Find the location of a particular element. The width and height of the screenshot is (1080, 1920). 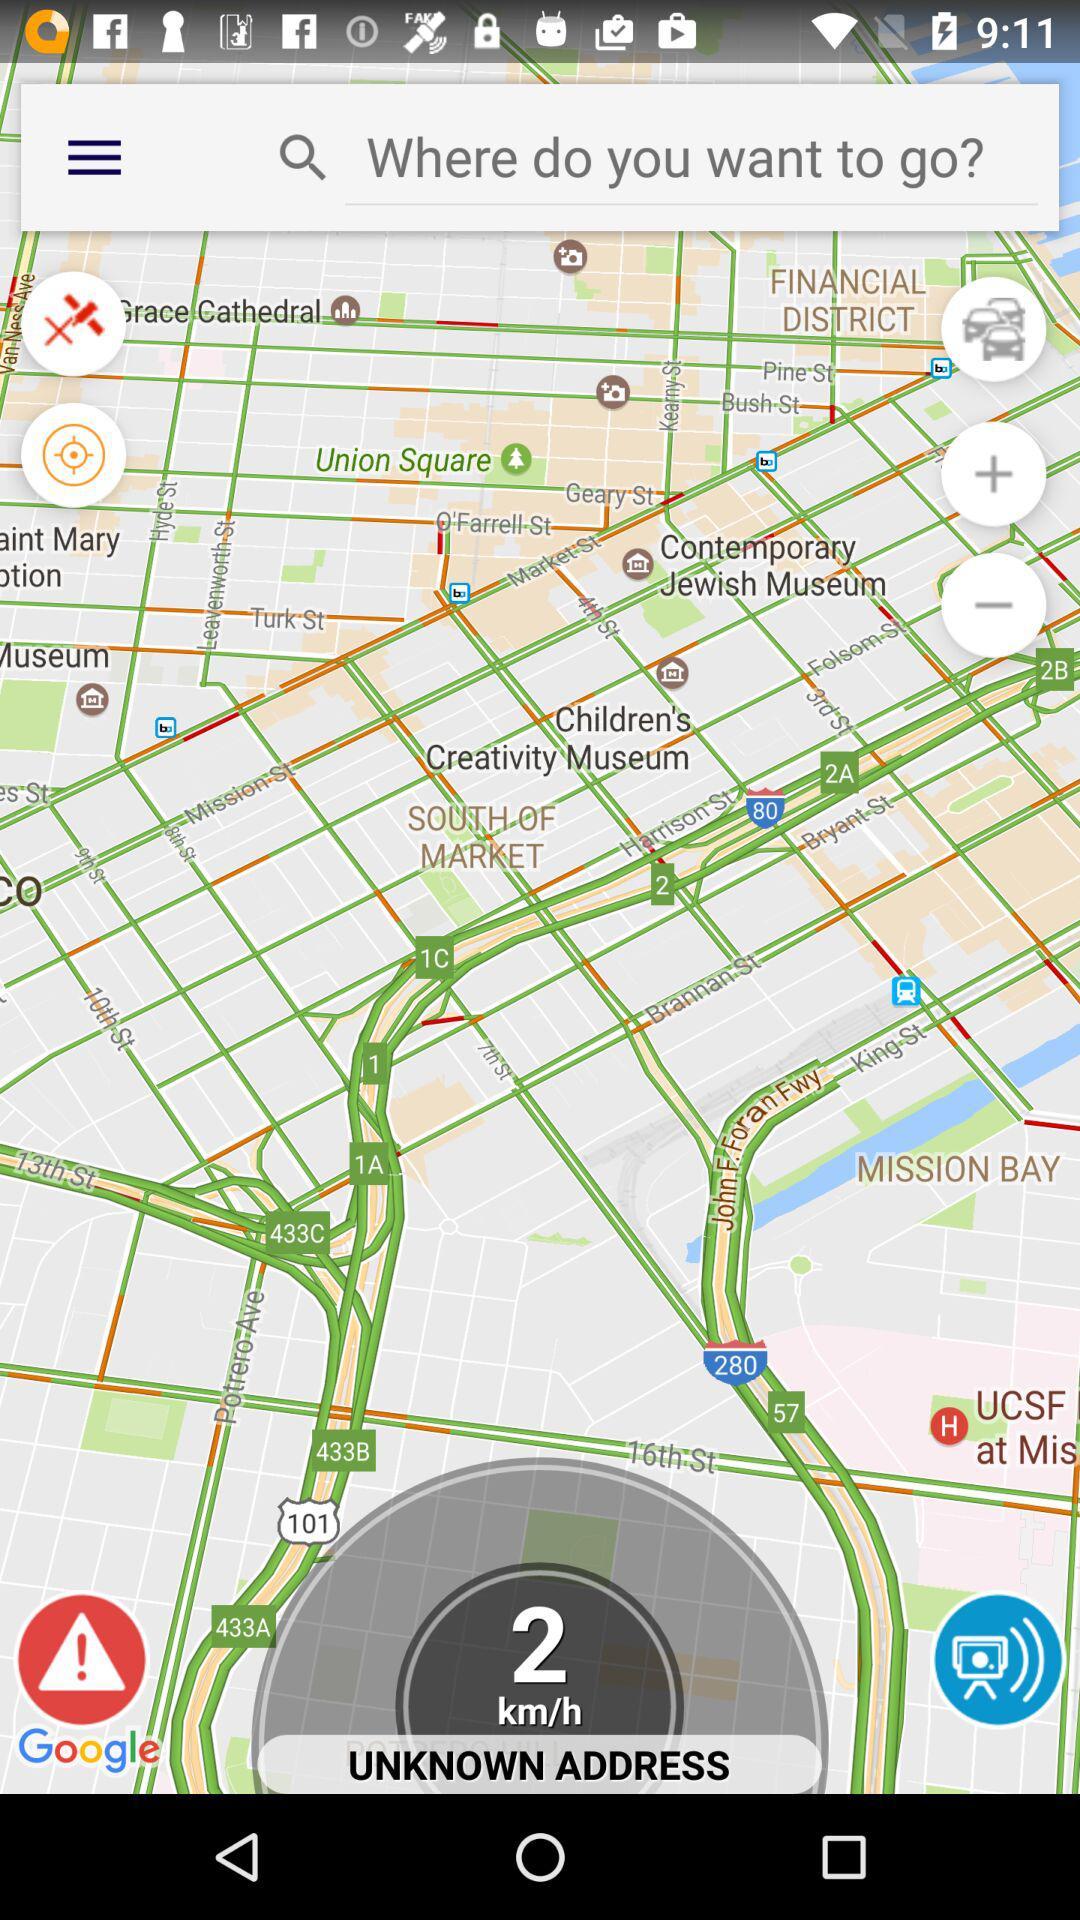

the zoom_out icon is located at coordinates (993, 647).